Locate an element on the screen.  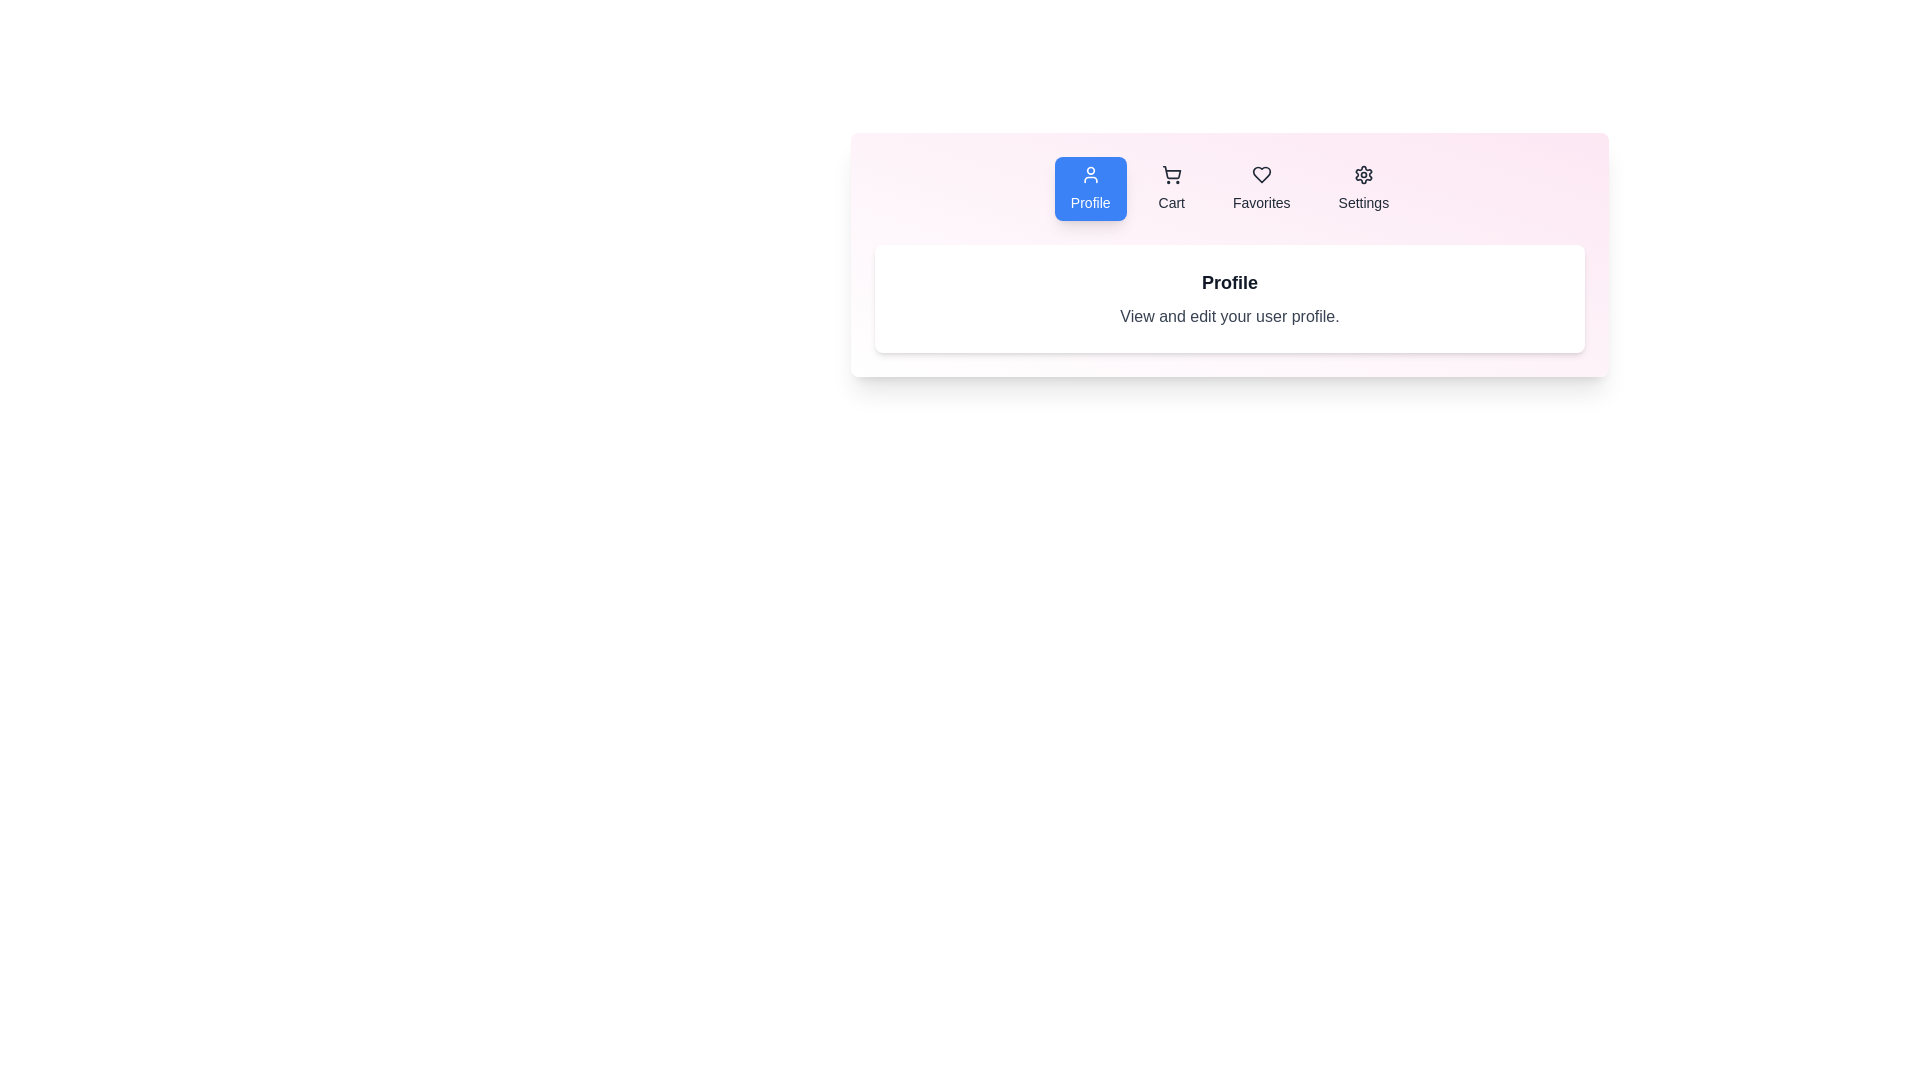
the tab labeled Cart to view its content is located at coordinates (1171, 189).